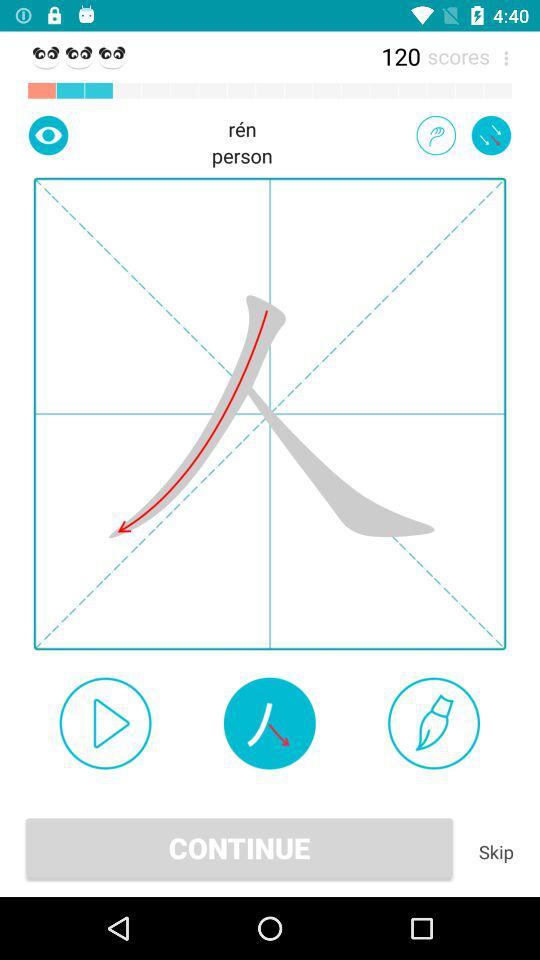 Image resolution: width=540 pixels, height=960 pixels. I want to click on the icon next to the person item, so click(48, 134).